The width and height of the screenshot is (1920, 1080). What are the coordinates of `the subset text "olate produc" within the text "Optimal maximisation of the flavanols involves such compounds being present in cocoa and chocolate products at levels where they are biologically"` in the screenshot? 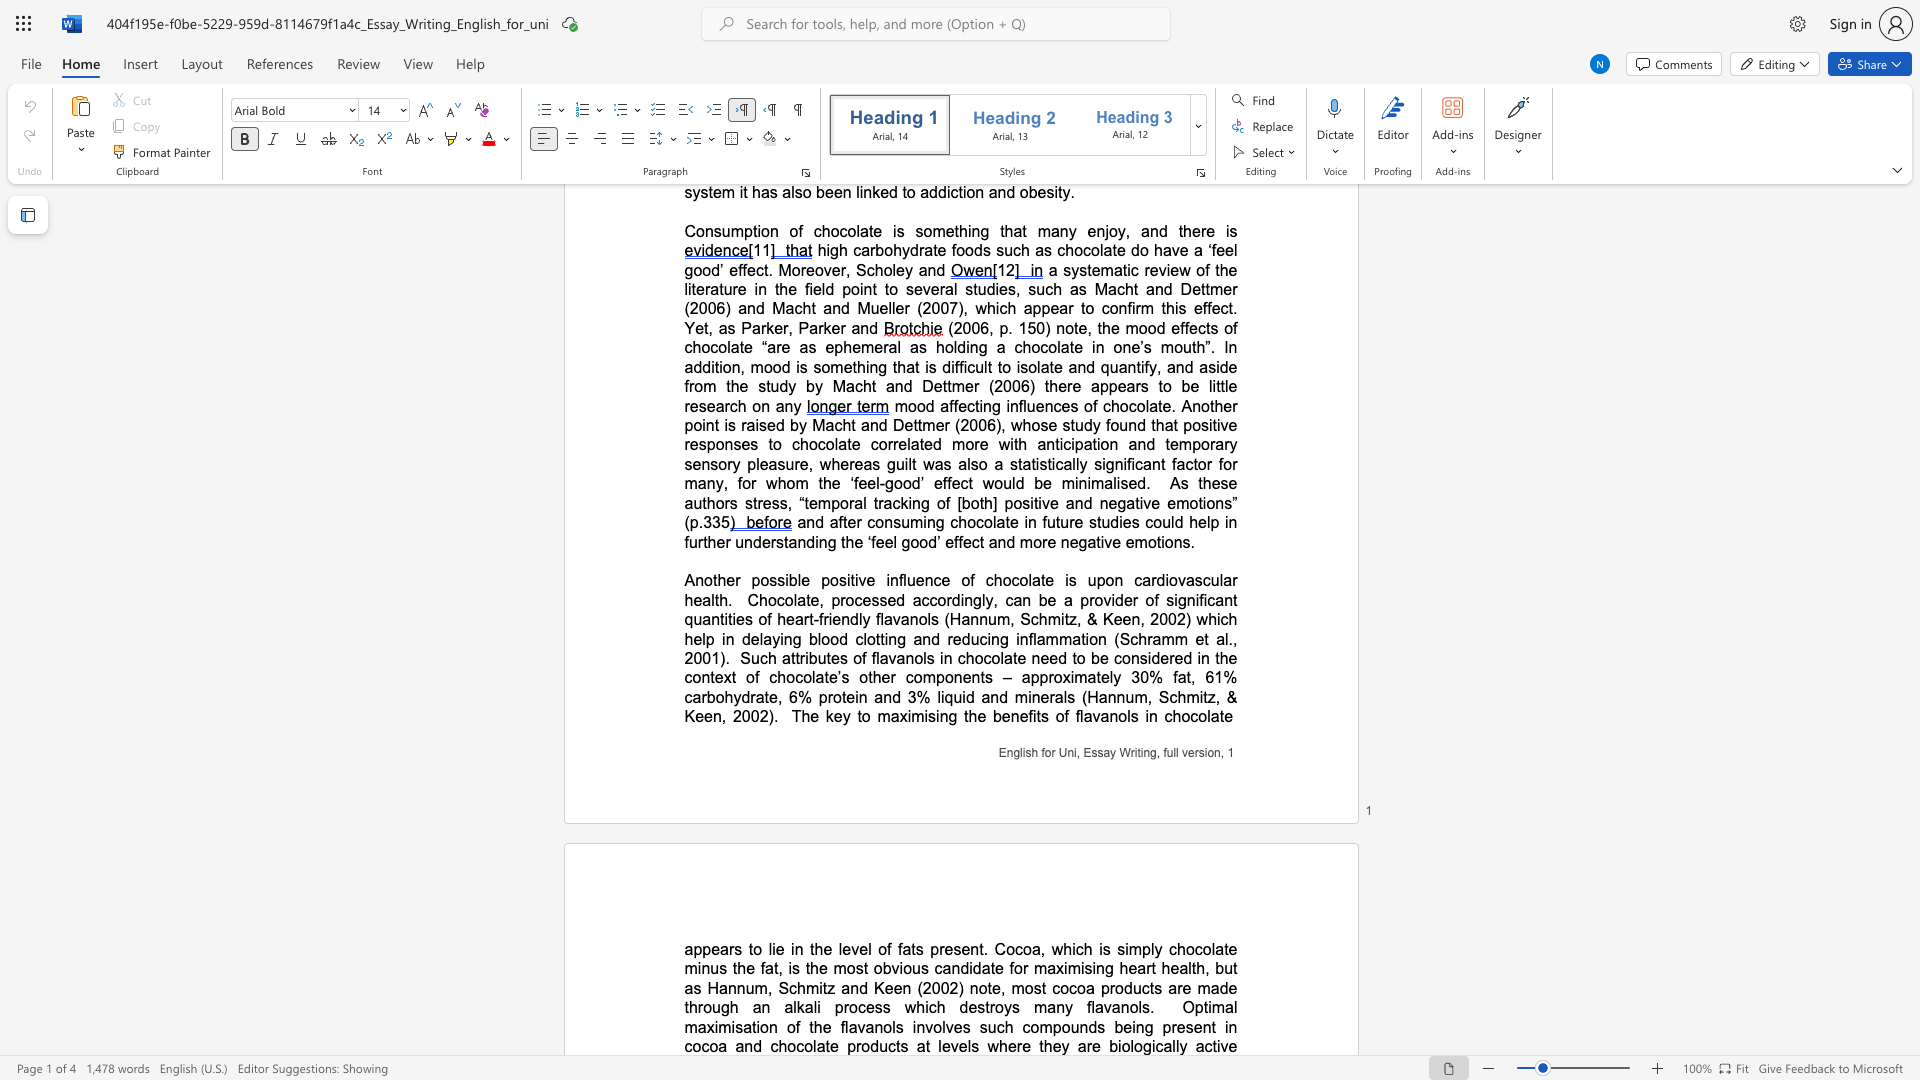 It's located at (804, 1045).